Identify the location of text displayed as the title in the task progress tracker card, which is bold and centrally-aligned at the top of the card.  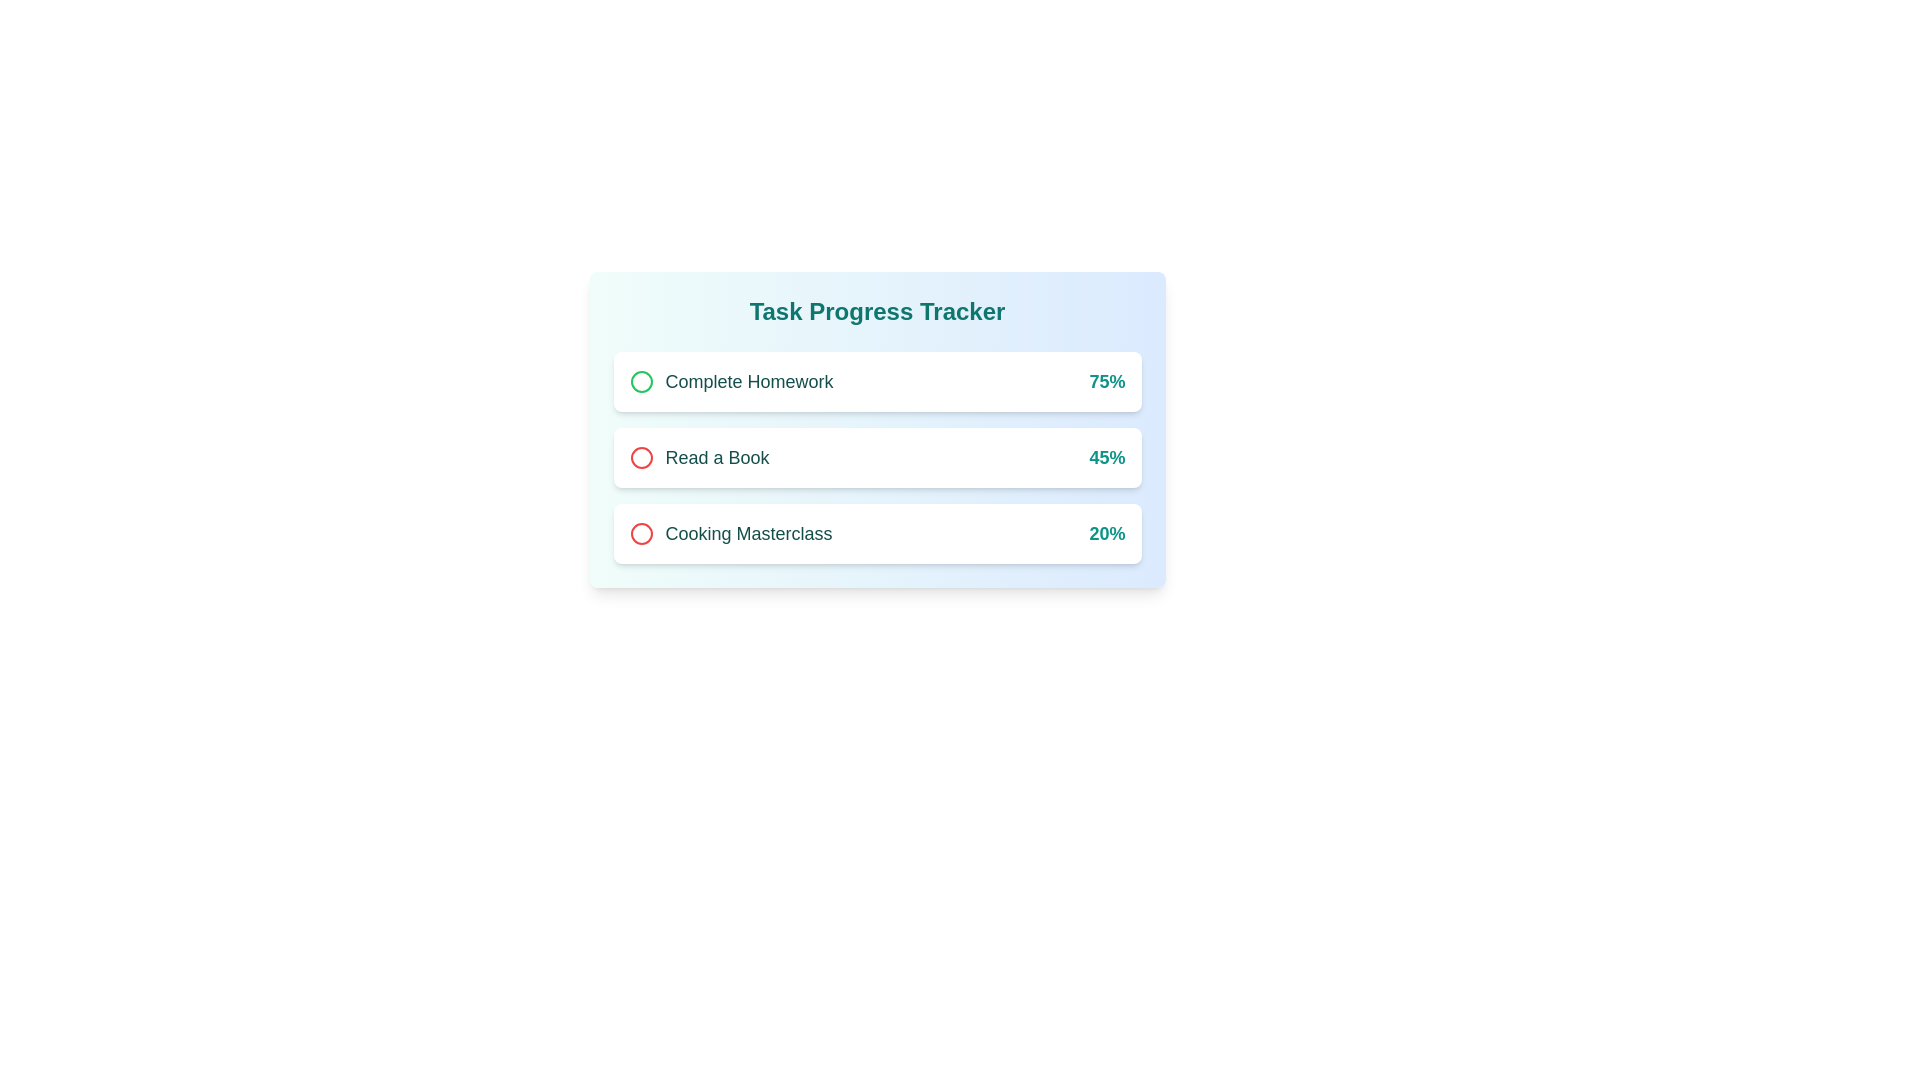
(877, 312).